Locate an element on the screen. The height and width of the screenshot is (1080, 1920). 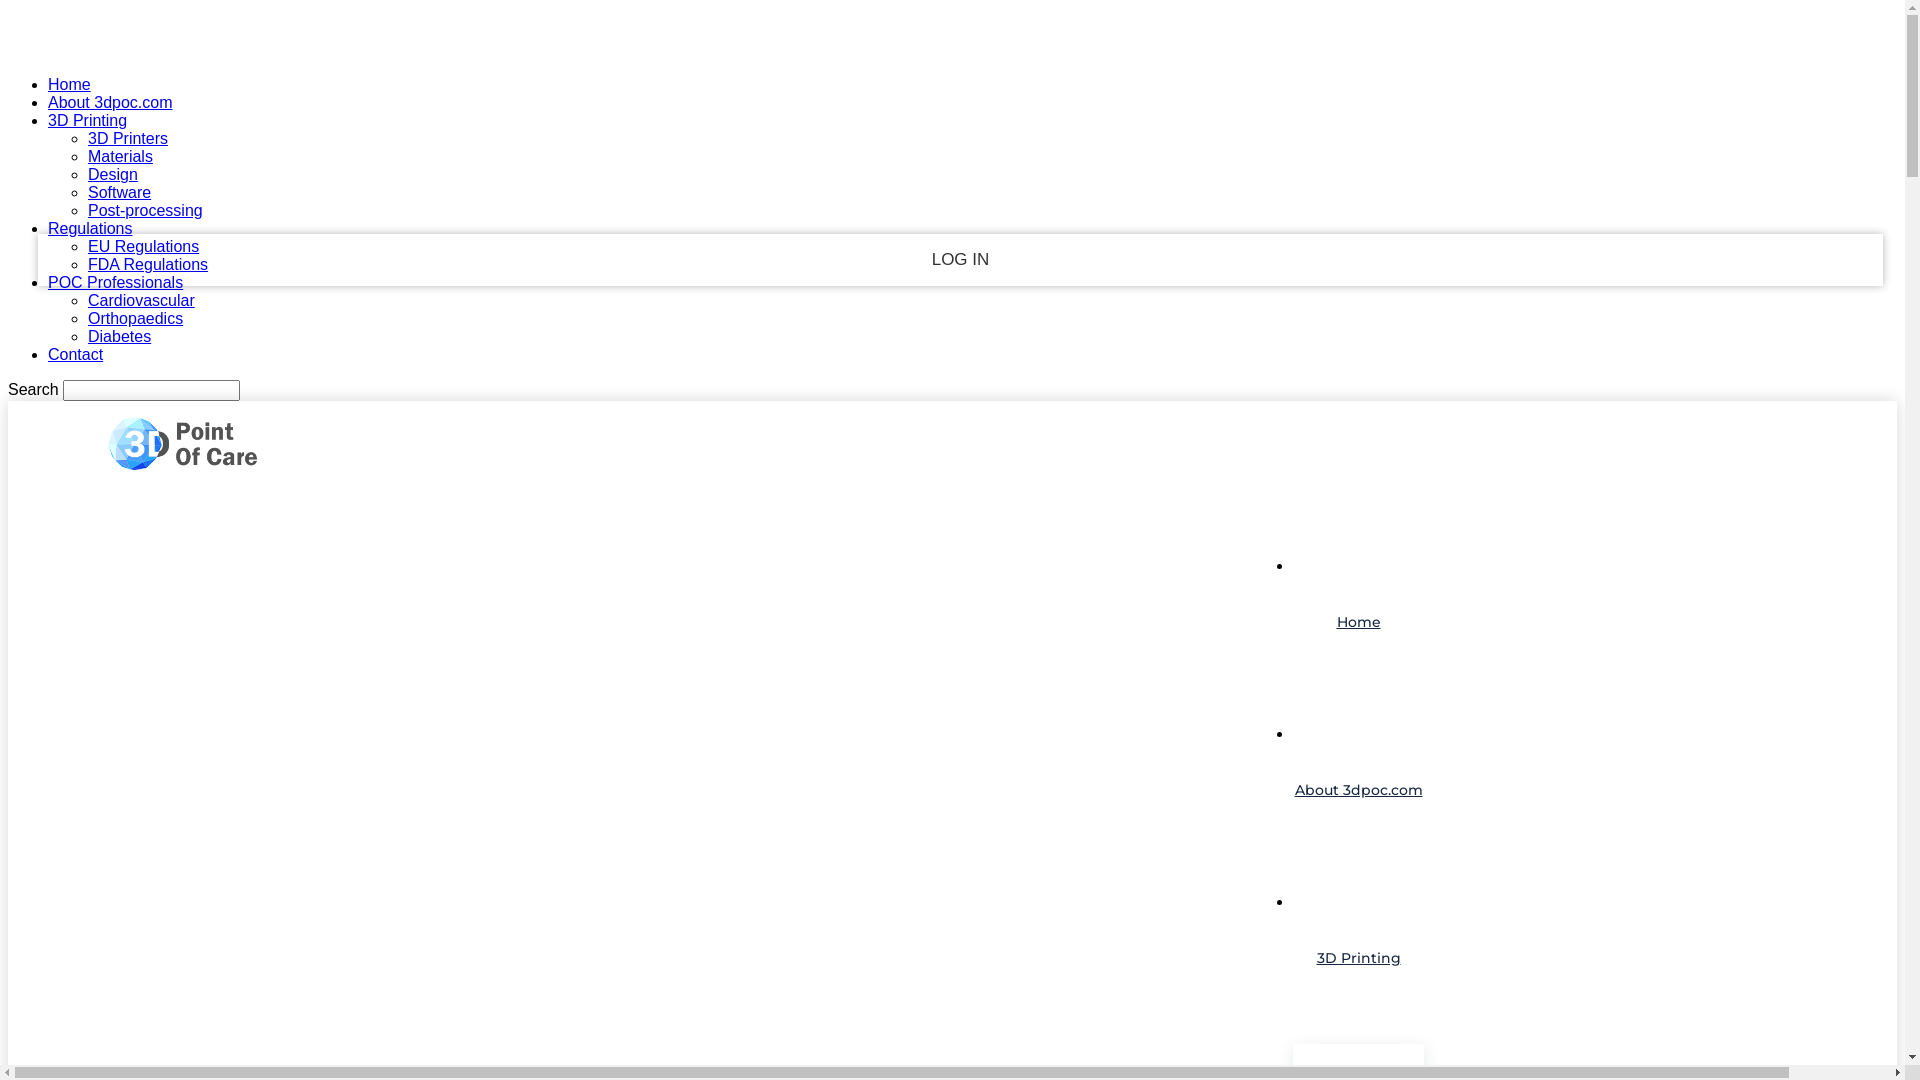
'Contact' is located at coordinates (48, 353).